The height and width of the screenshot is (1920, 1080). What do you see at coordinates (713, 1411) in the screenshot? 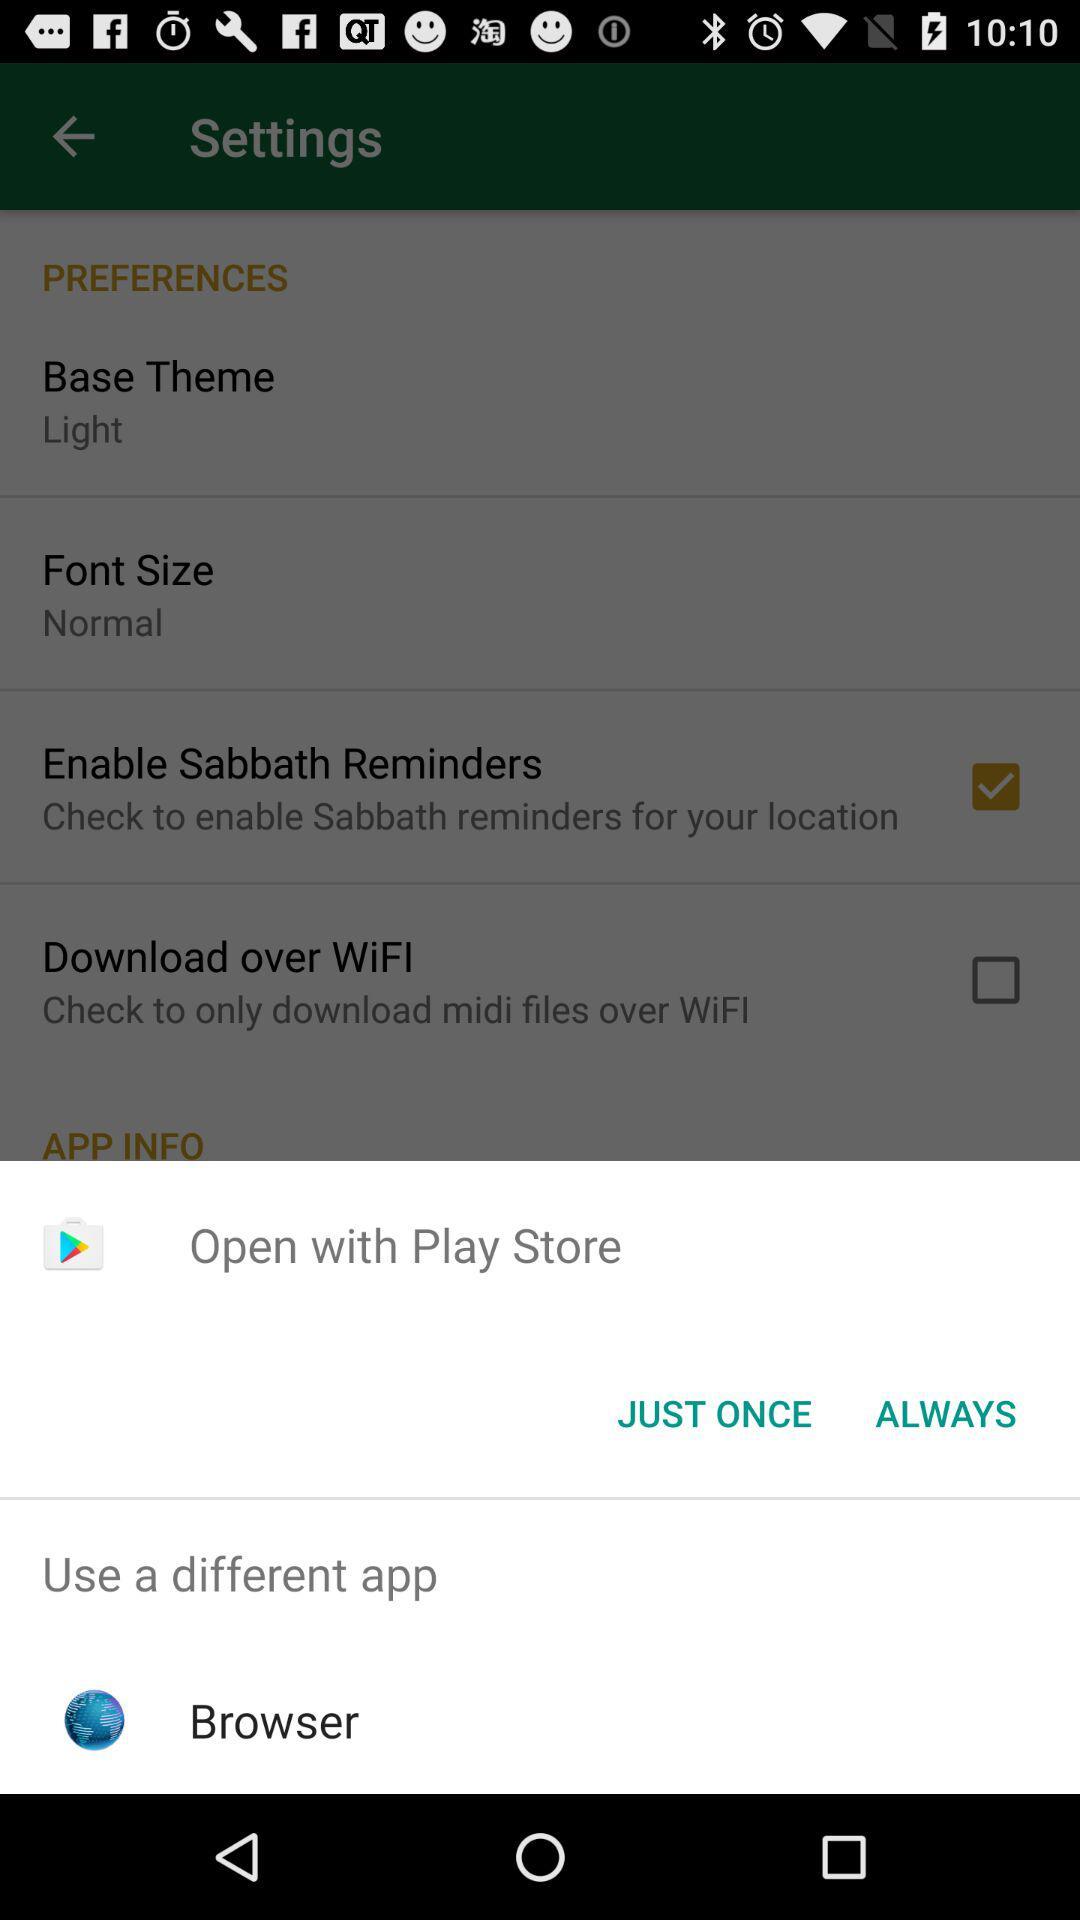
I see `item to the left of always icon` at bounding box center [713, 1411].